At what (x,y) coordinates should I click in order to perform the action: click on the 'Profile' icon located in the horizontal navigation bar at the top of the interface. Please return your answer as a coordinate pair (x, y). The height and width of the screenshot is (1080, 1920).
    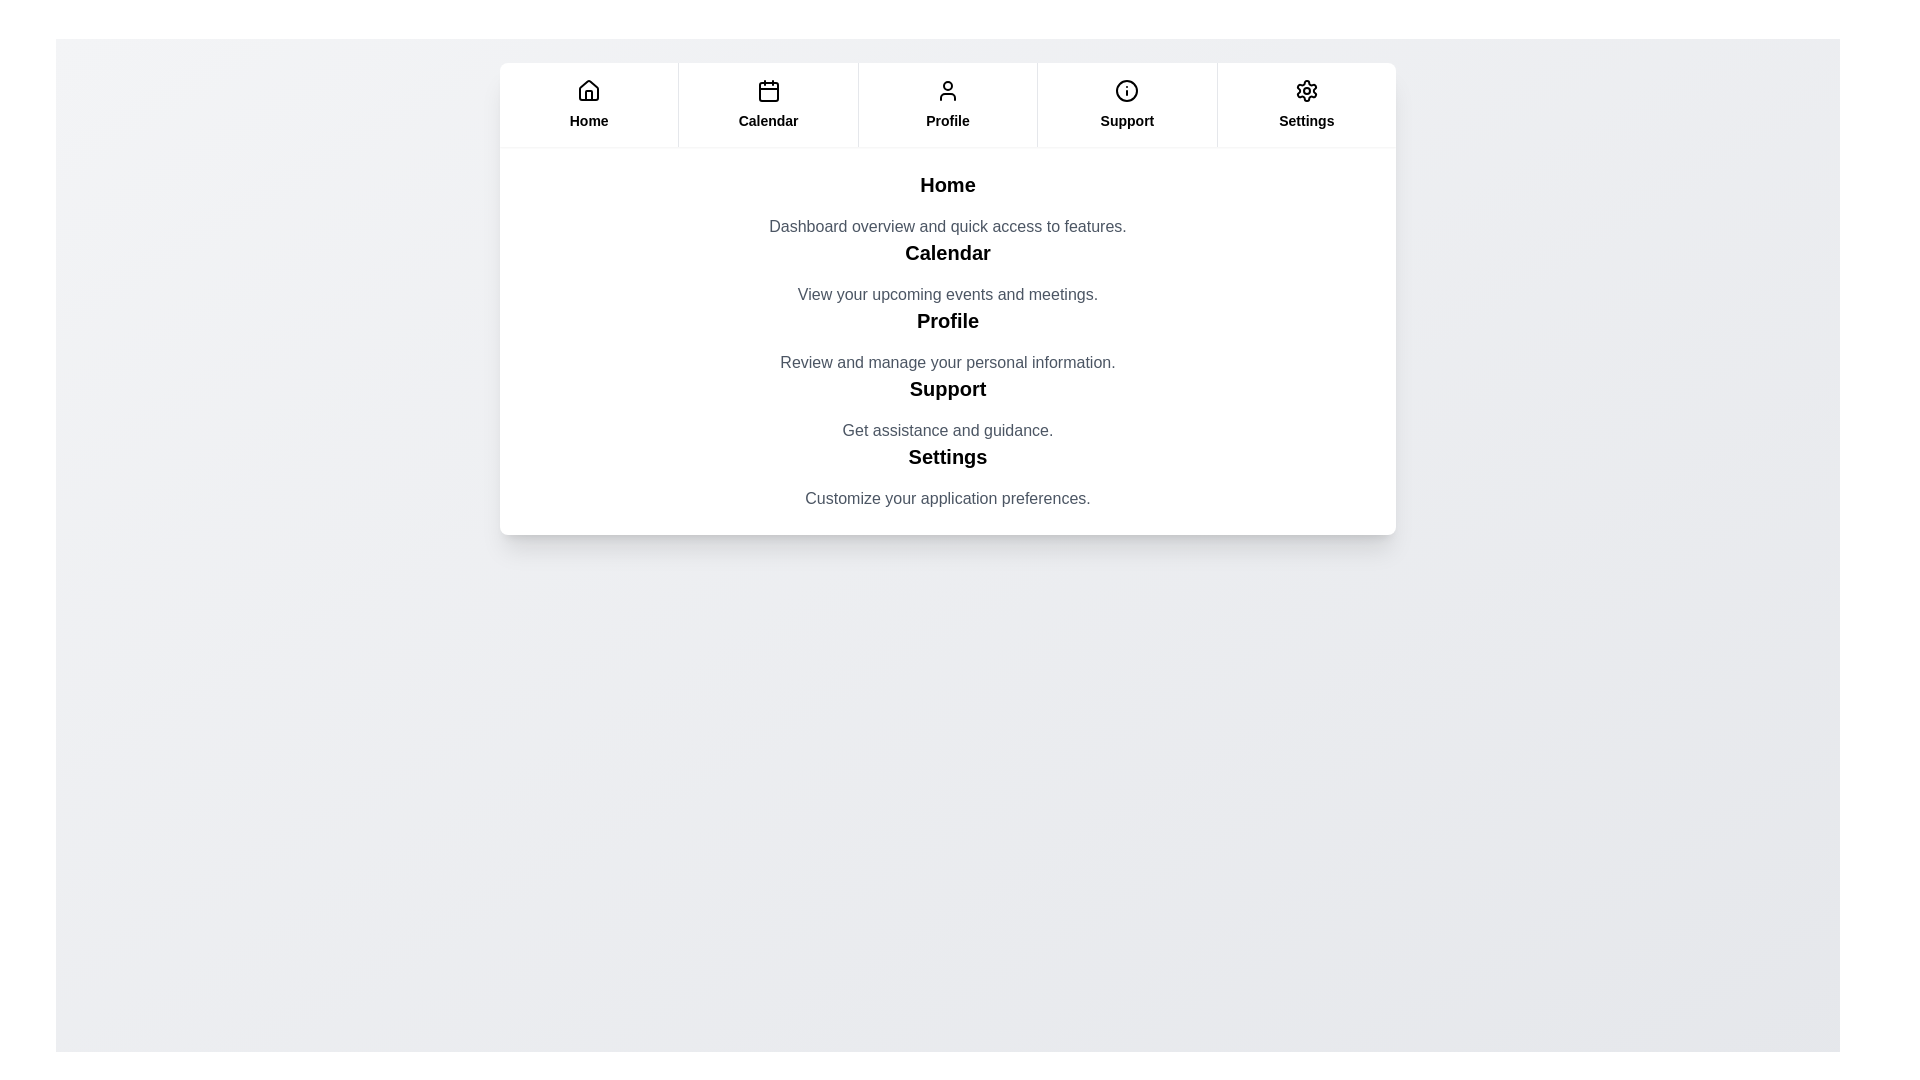
    Looking at the image, I should click on (947, 91).